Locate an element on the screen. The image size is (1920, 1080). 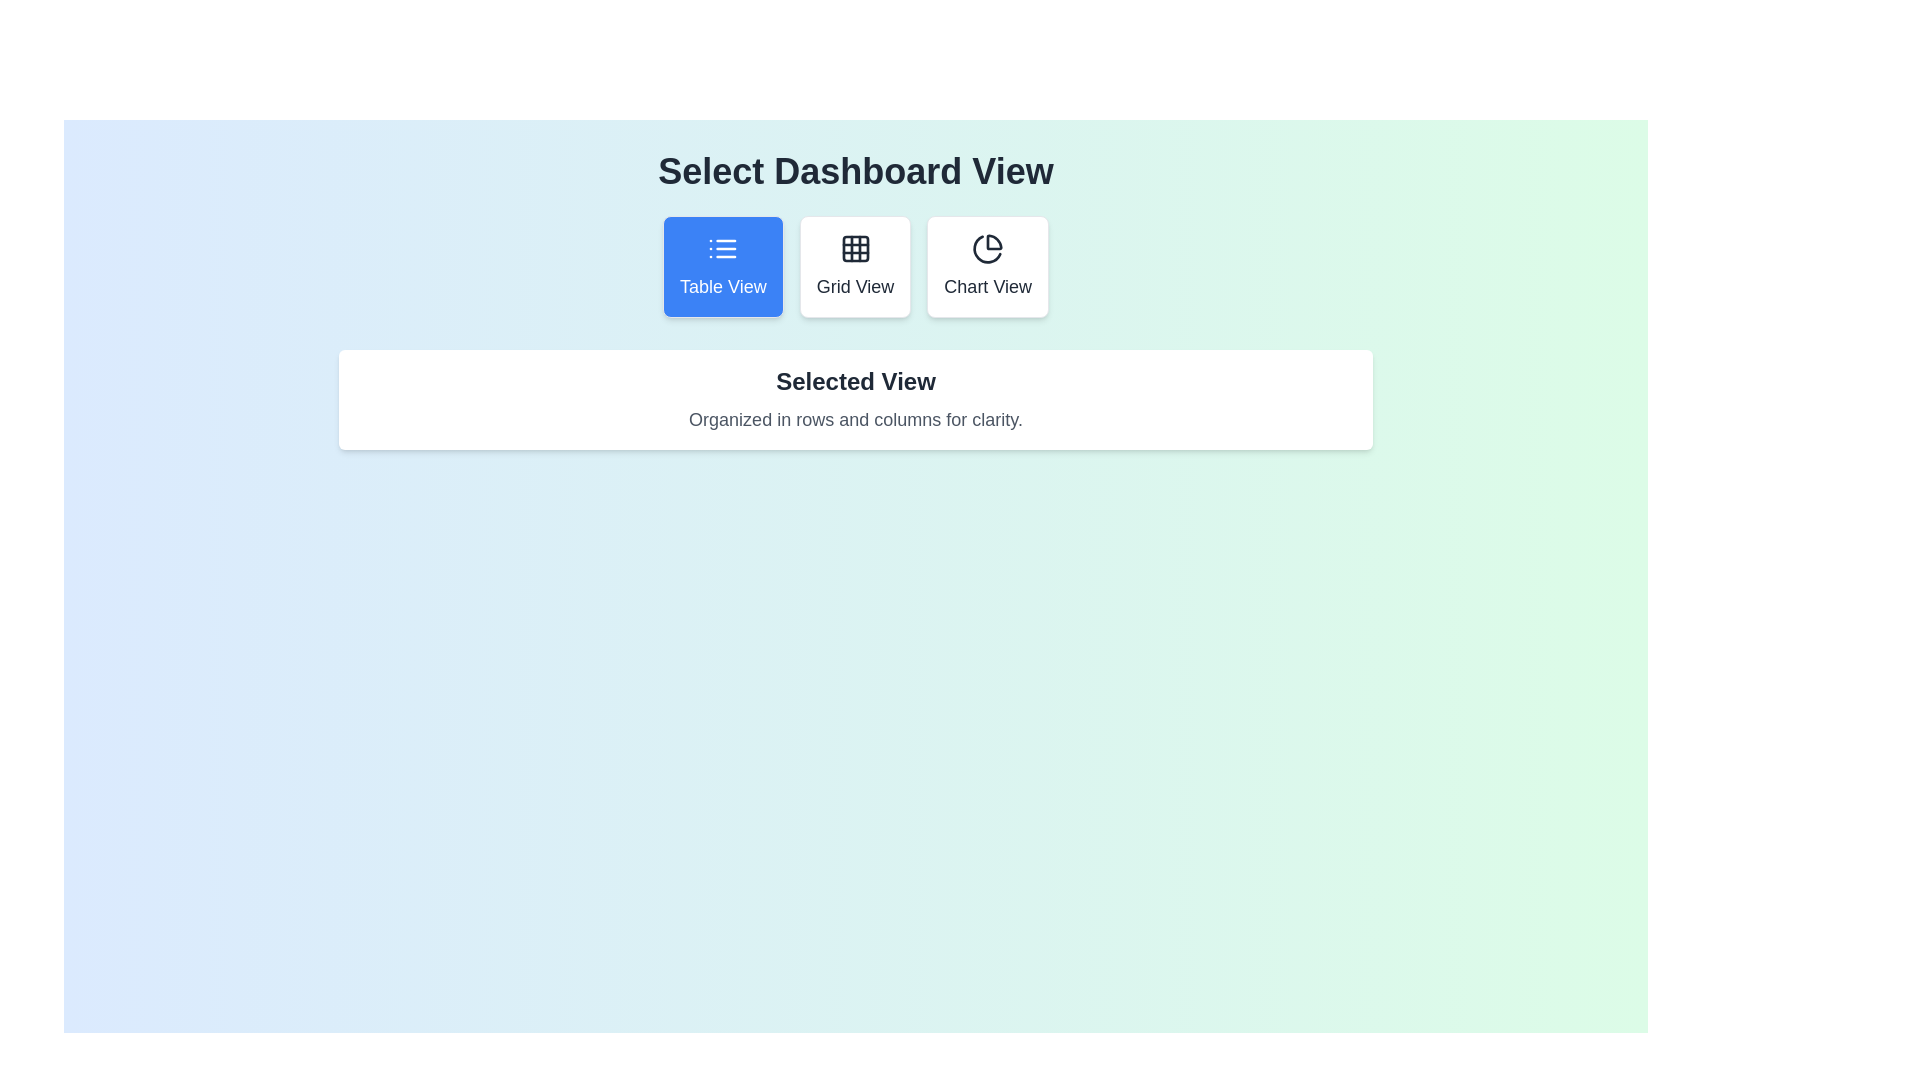
the view option Table View by clicking on its corresponding button is located at coordinates (722, 265).